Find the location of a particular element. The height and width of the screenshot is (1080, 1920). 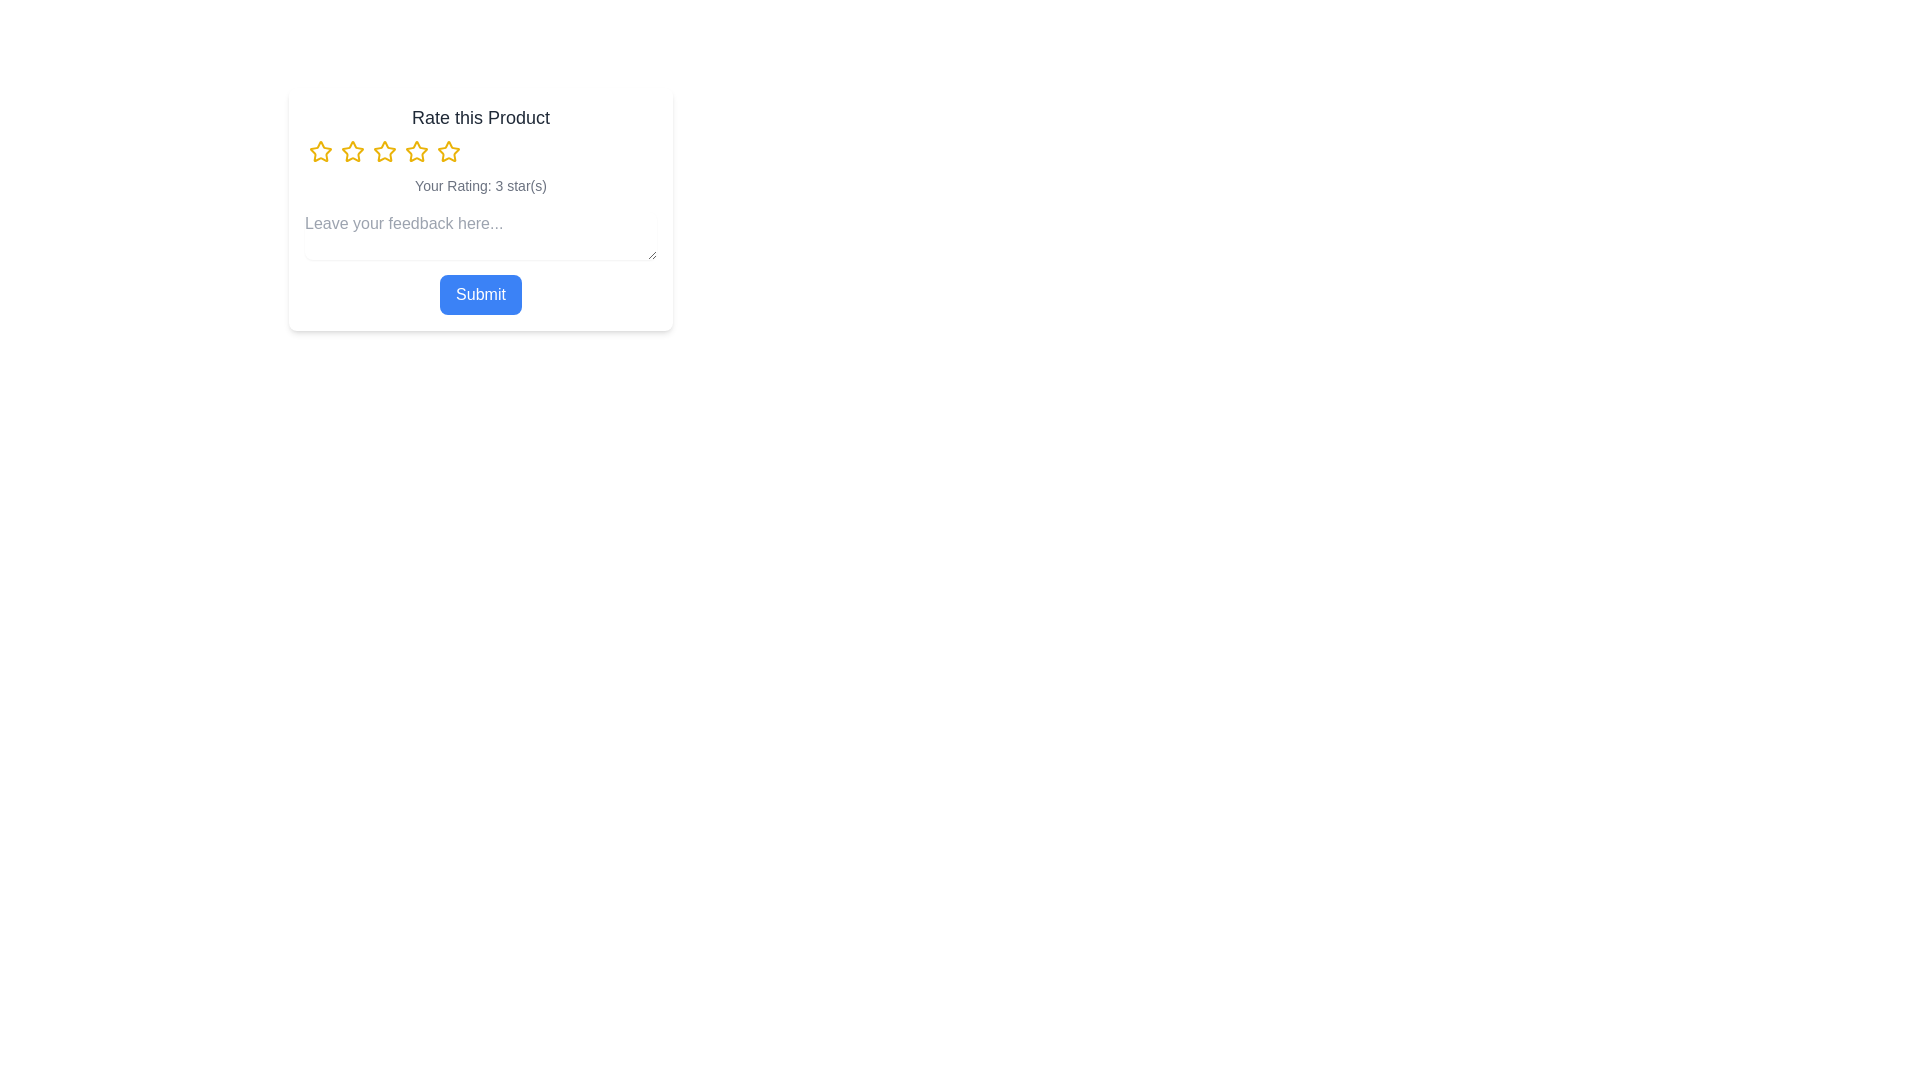

the rating by clicking on the 1 star is located at coordinates (321, 150).